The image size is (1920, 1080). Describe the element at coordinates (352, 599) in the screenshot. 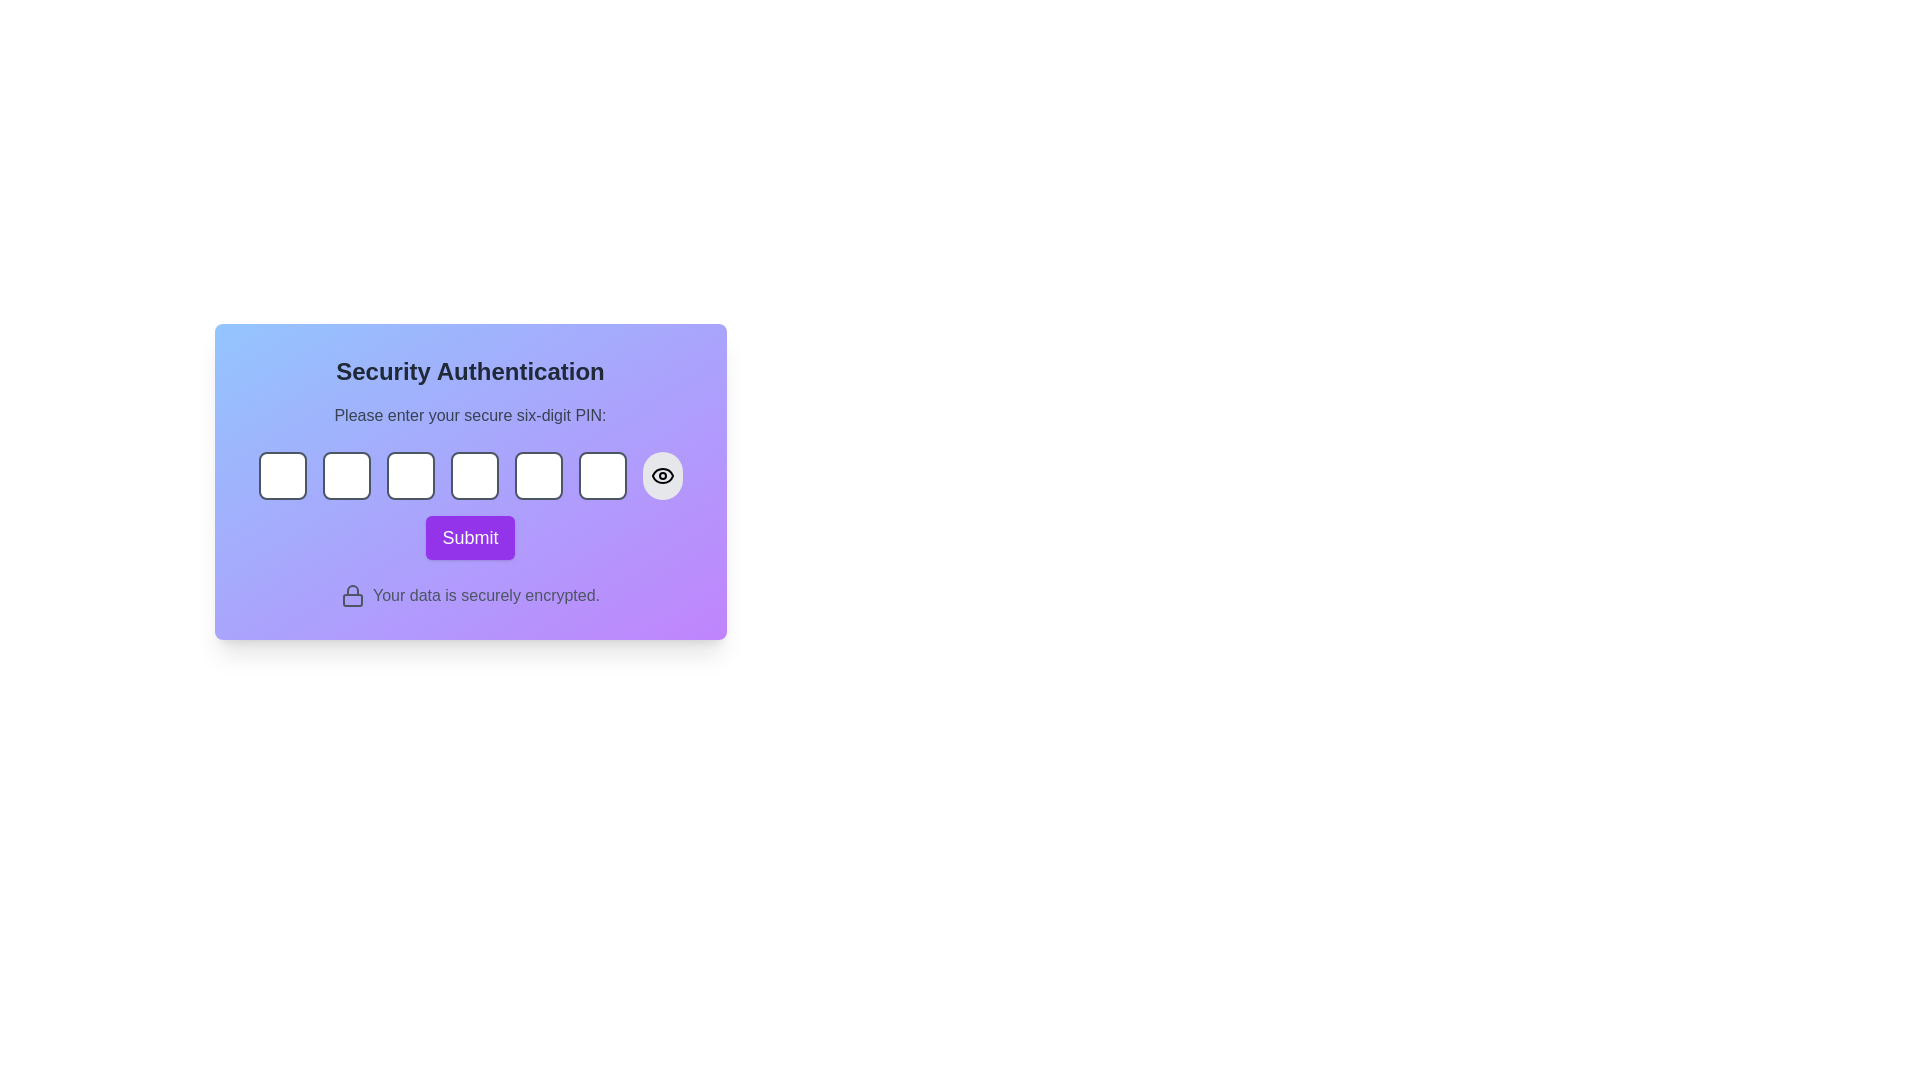

I see `the small rectangle with rounded corners and solid fill color, which is part of the Decorative SVG component nested within the lock icon, located at the bottom left of the form under the 'Submit' button` at that location.